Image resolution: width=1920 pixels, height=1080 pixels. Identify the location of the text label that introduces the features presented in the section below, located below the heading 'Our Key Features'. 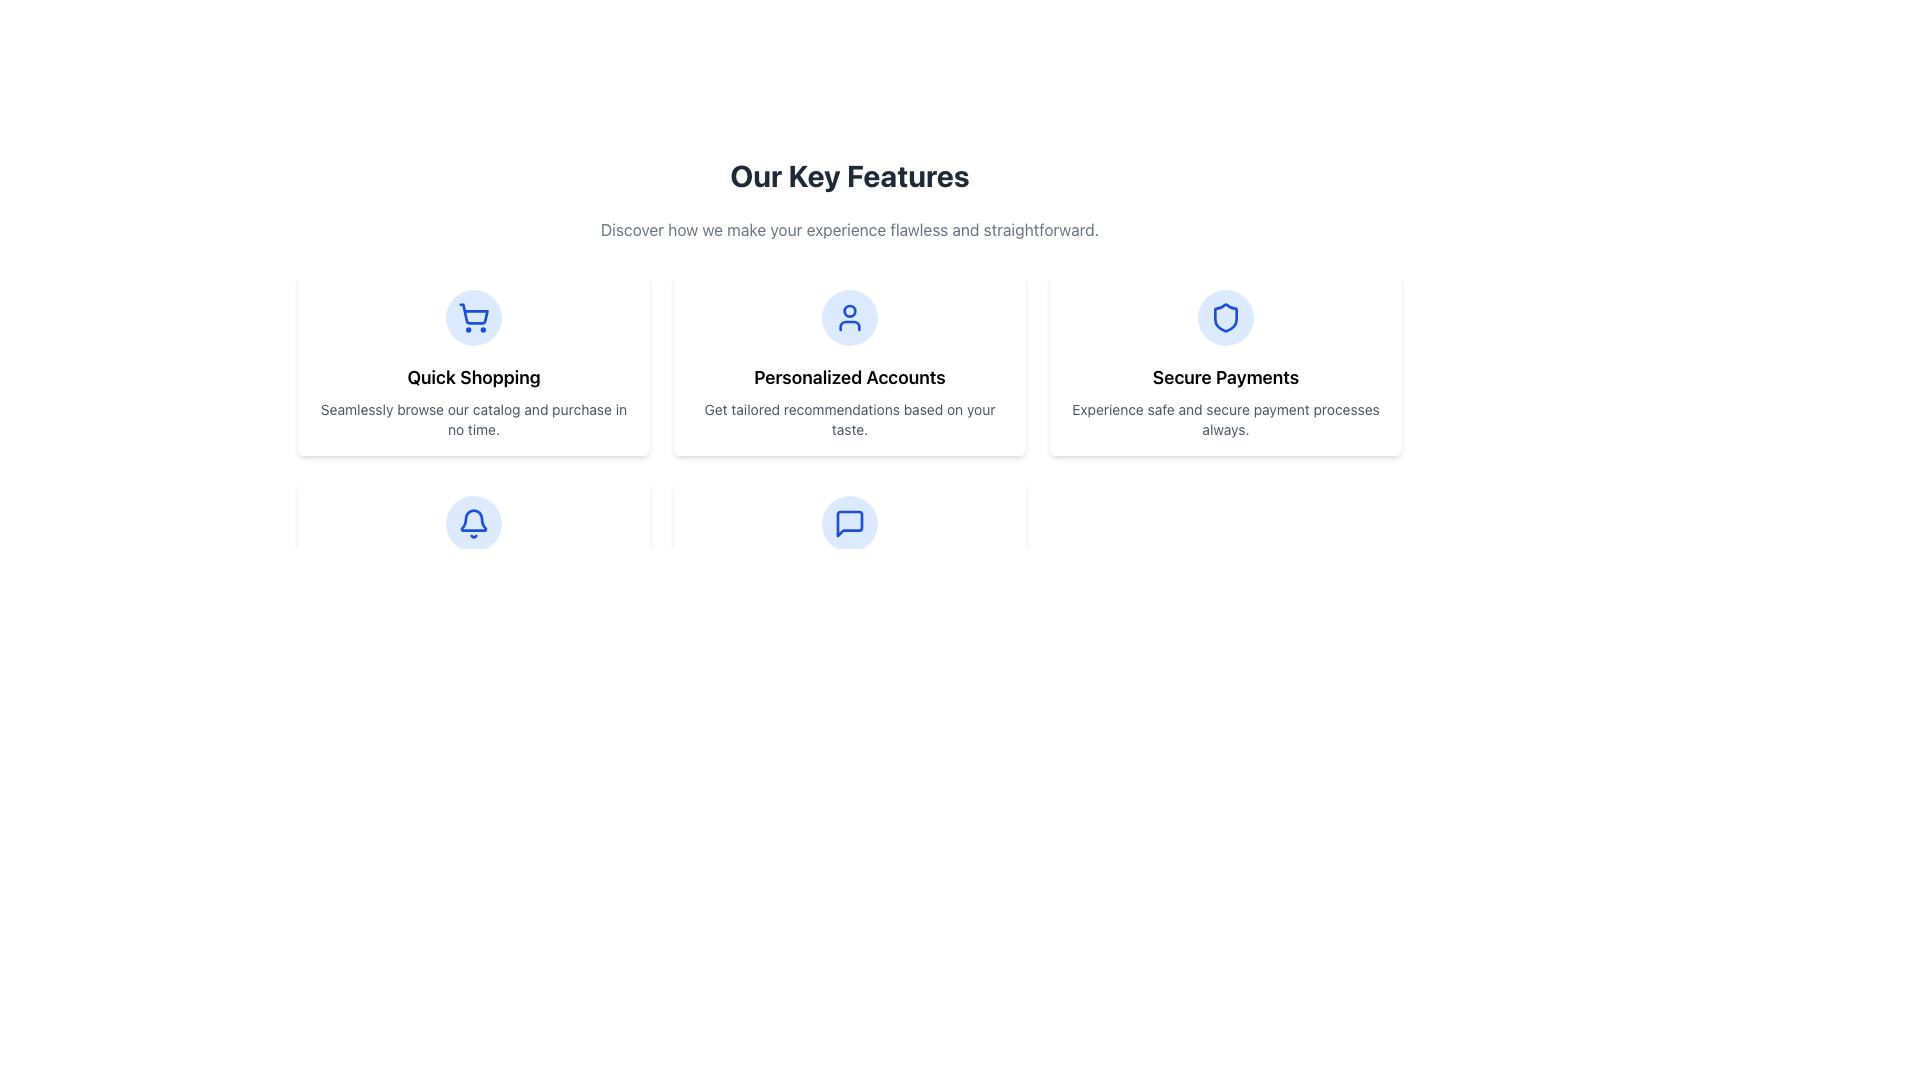
(849, 229).